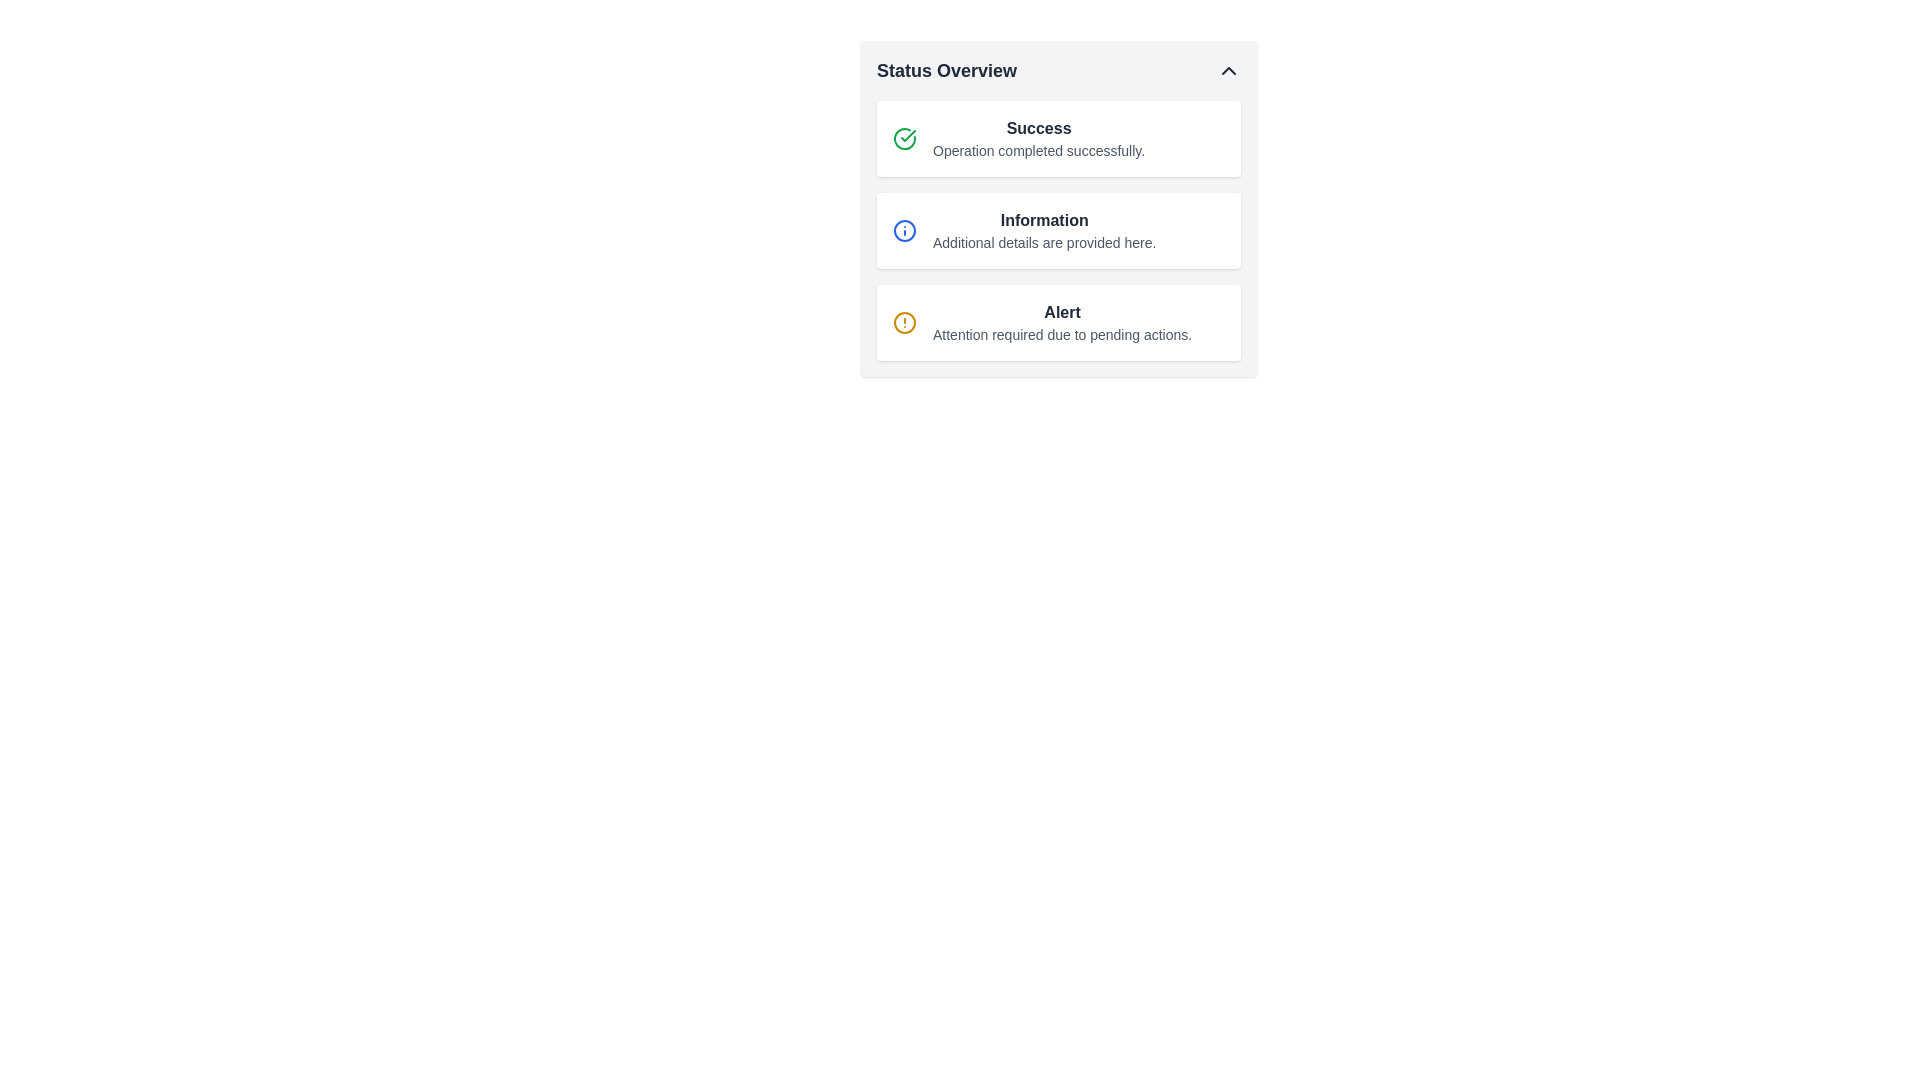 The image size is (1920, 1080). Describe the element at coordinates (904, 230) in the screenshot. I see `the blue outer ring of the 'Information' icon, which is a circular shape located in the middle of a vertical list of three status items within the status overview panel` at that location.